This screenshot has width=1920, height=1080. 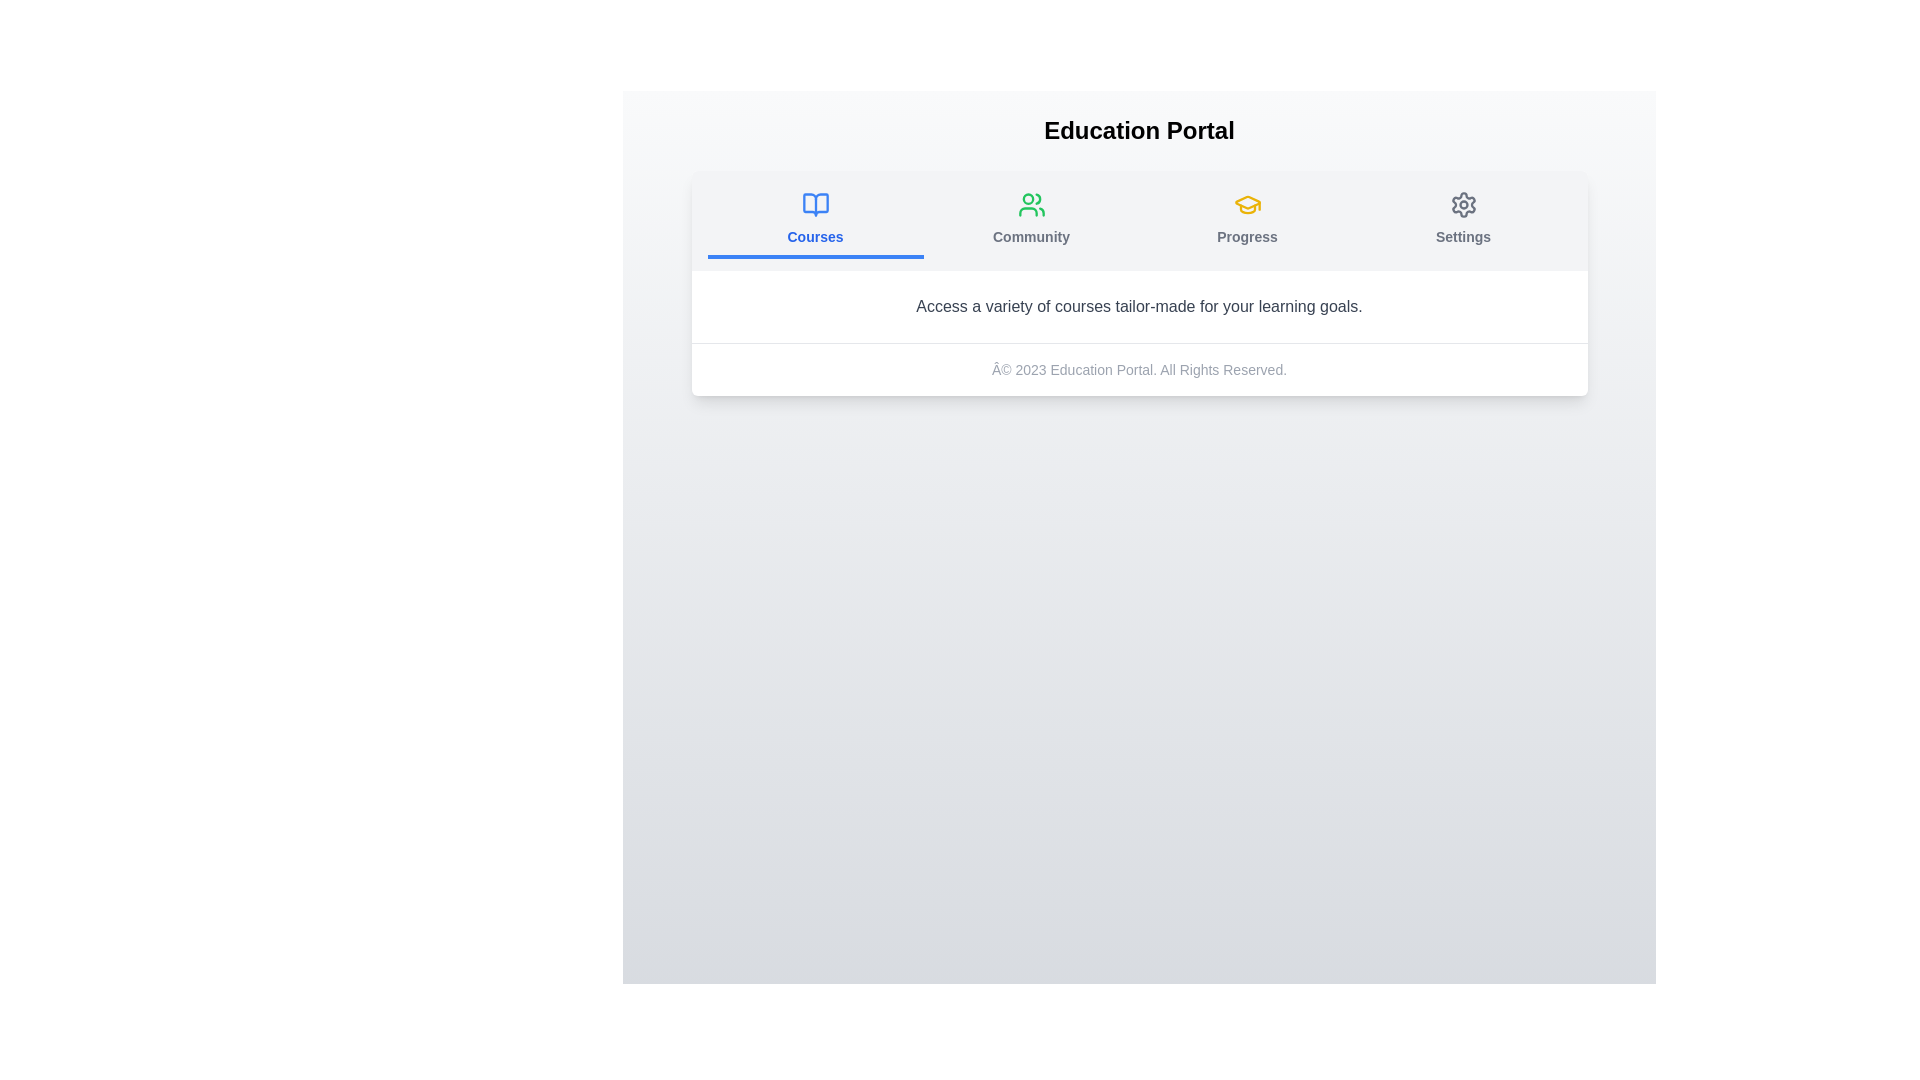 What do you see at coordinates (1031, 220) in the screenshot?
I see `the 'Community' navigation button, which is the second option from the left on the navigation bar` at bounding box center [1031, 220].